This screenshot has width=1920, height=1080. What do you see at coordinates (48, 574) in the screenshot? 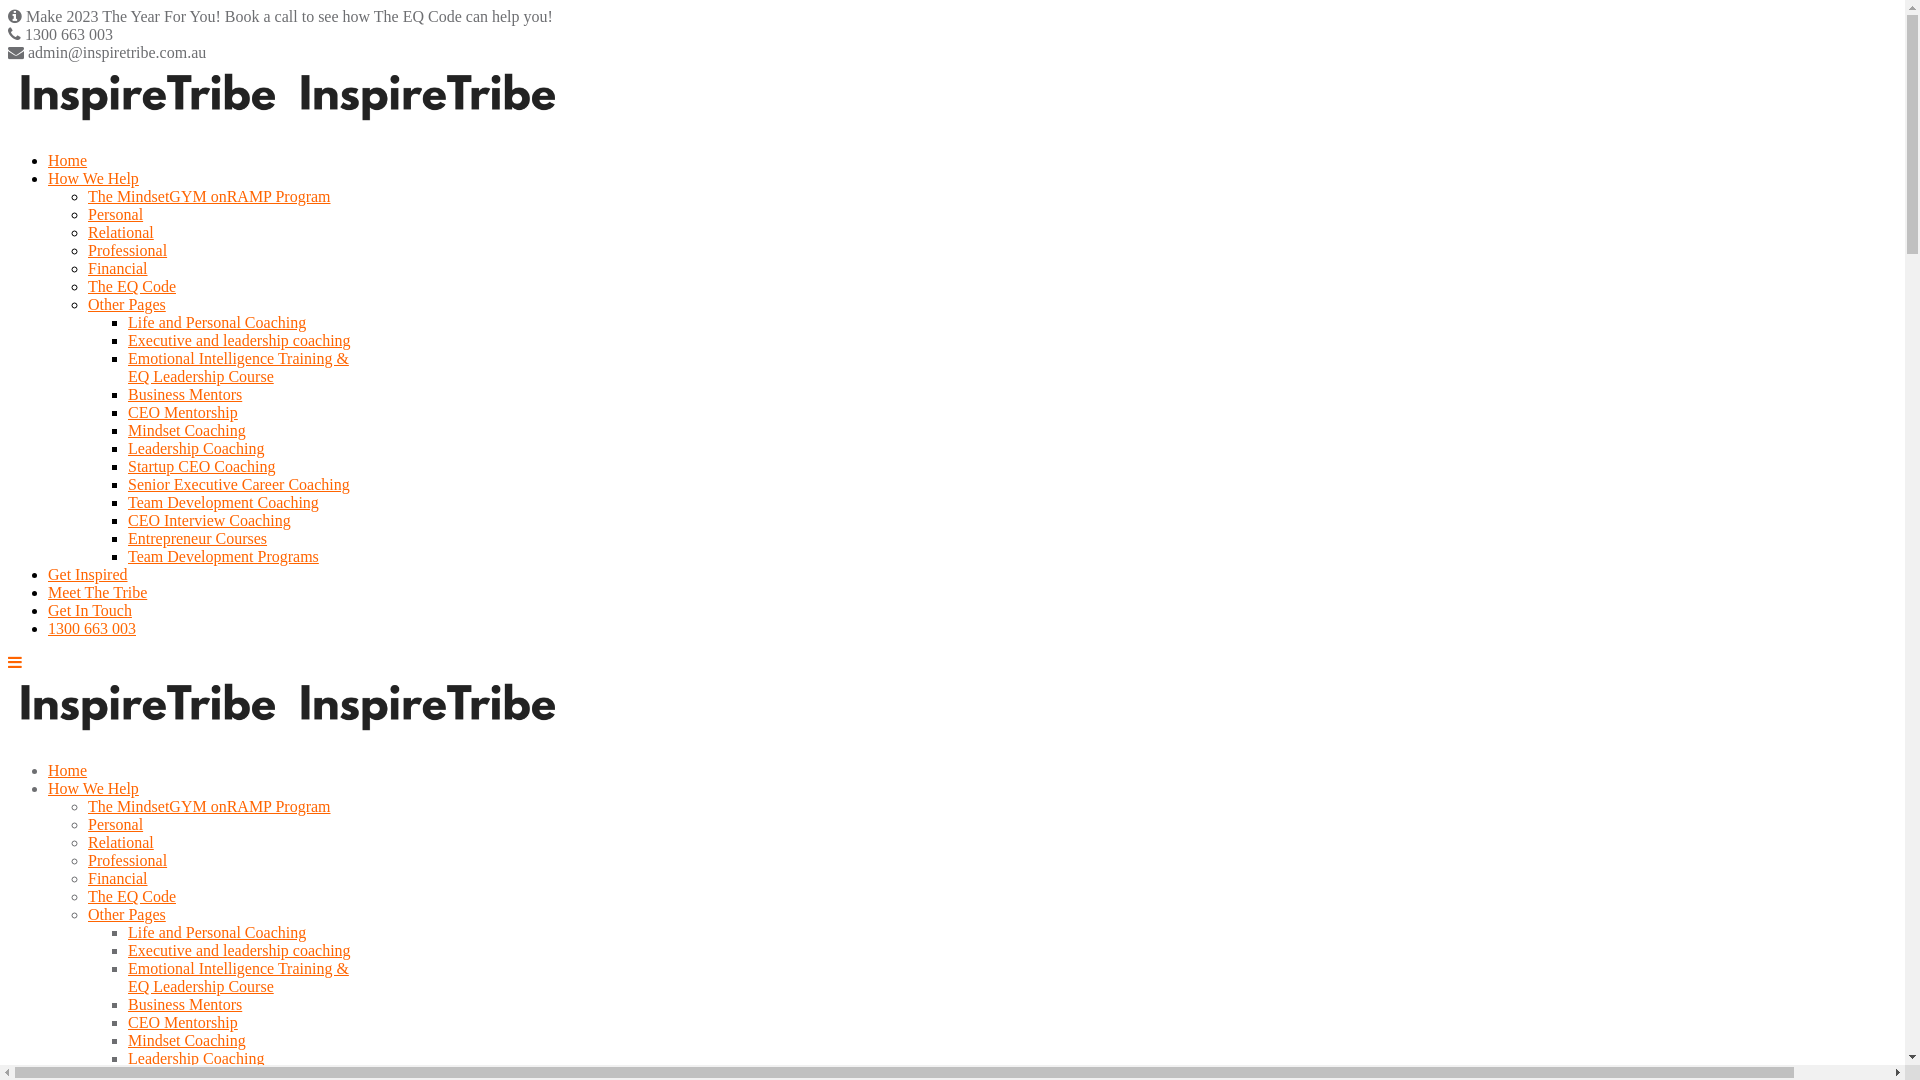
I see `'Get Inspired'` at bounding box center [48, 574].